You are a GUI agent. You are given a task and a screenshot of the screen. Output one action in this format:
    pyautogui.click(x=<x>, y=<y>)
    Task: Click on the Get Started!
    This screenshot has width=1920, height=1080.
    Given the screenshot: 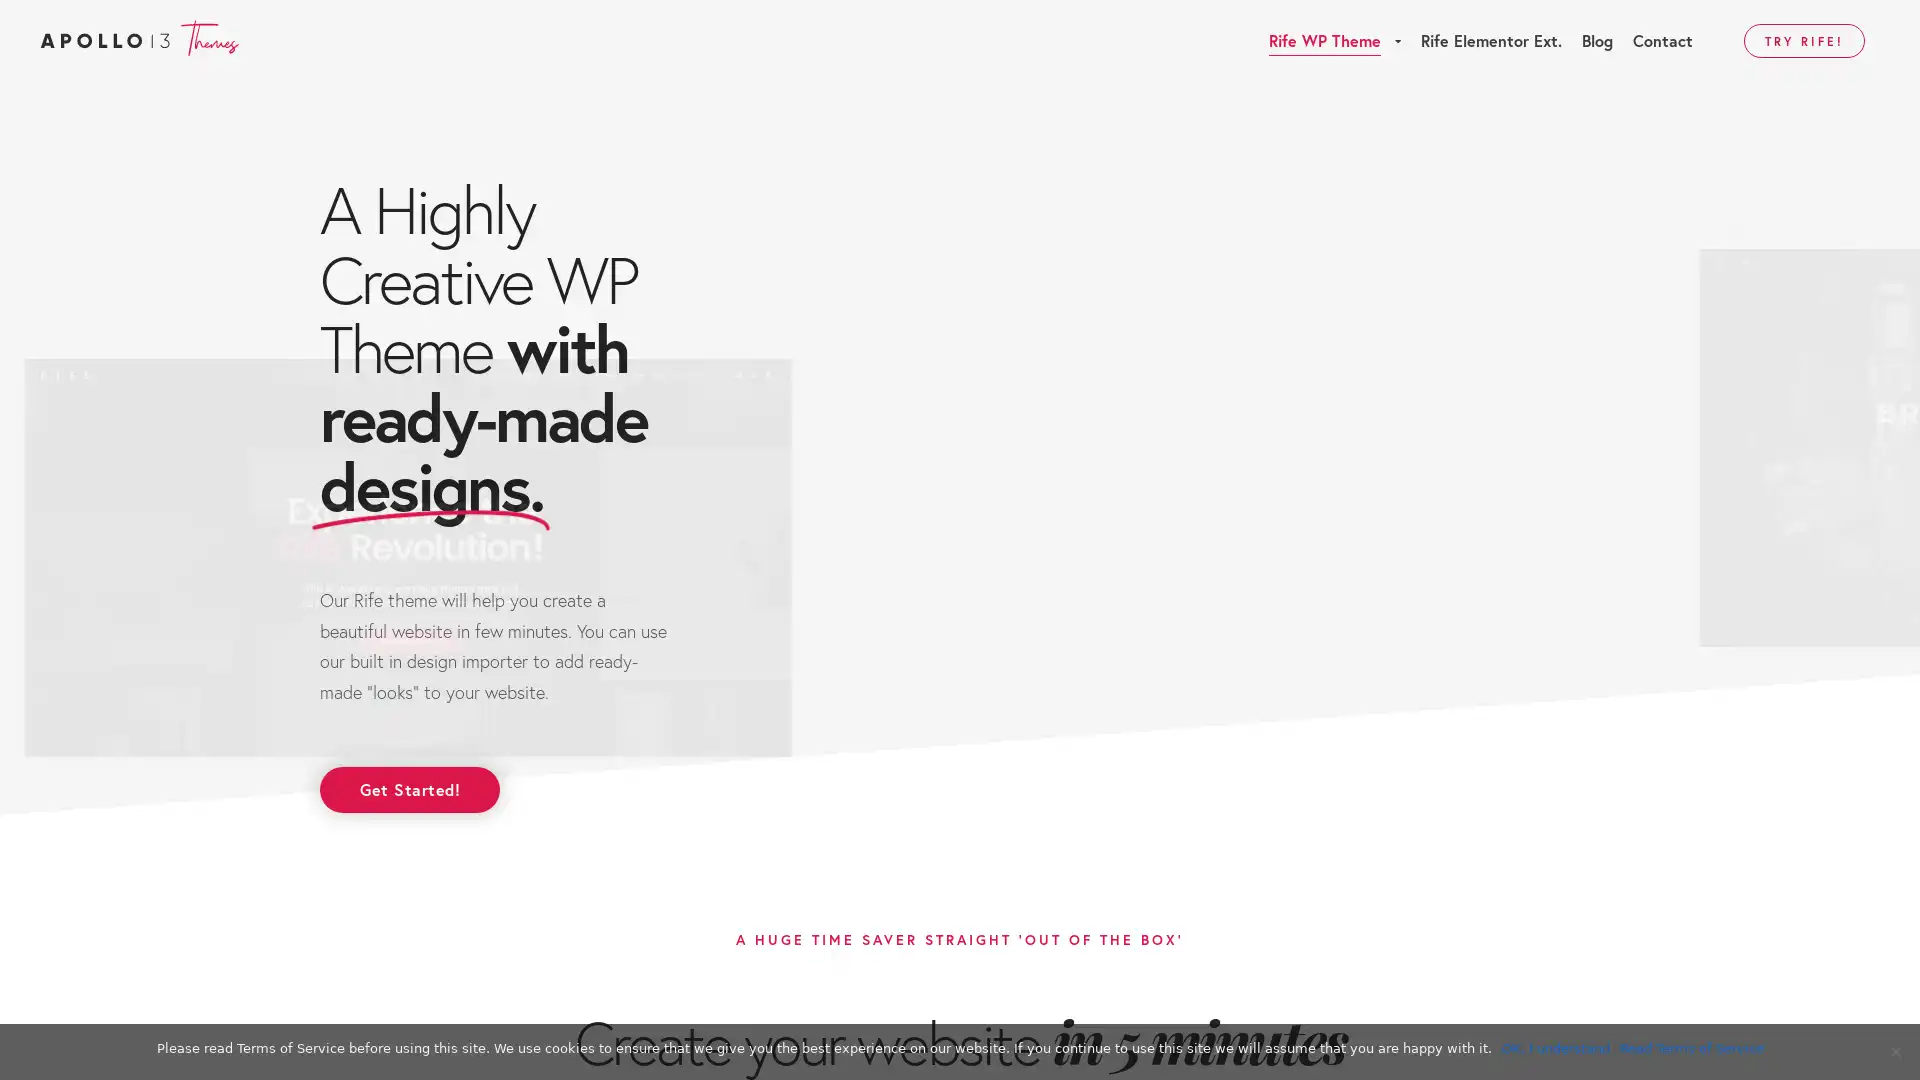 What is the action you would take?
    pyautogui.click(x=408, y=789)
    